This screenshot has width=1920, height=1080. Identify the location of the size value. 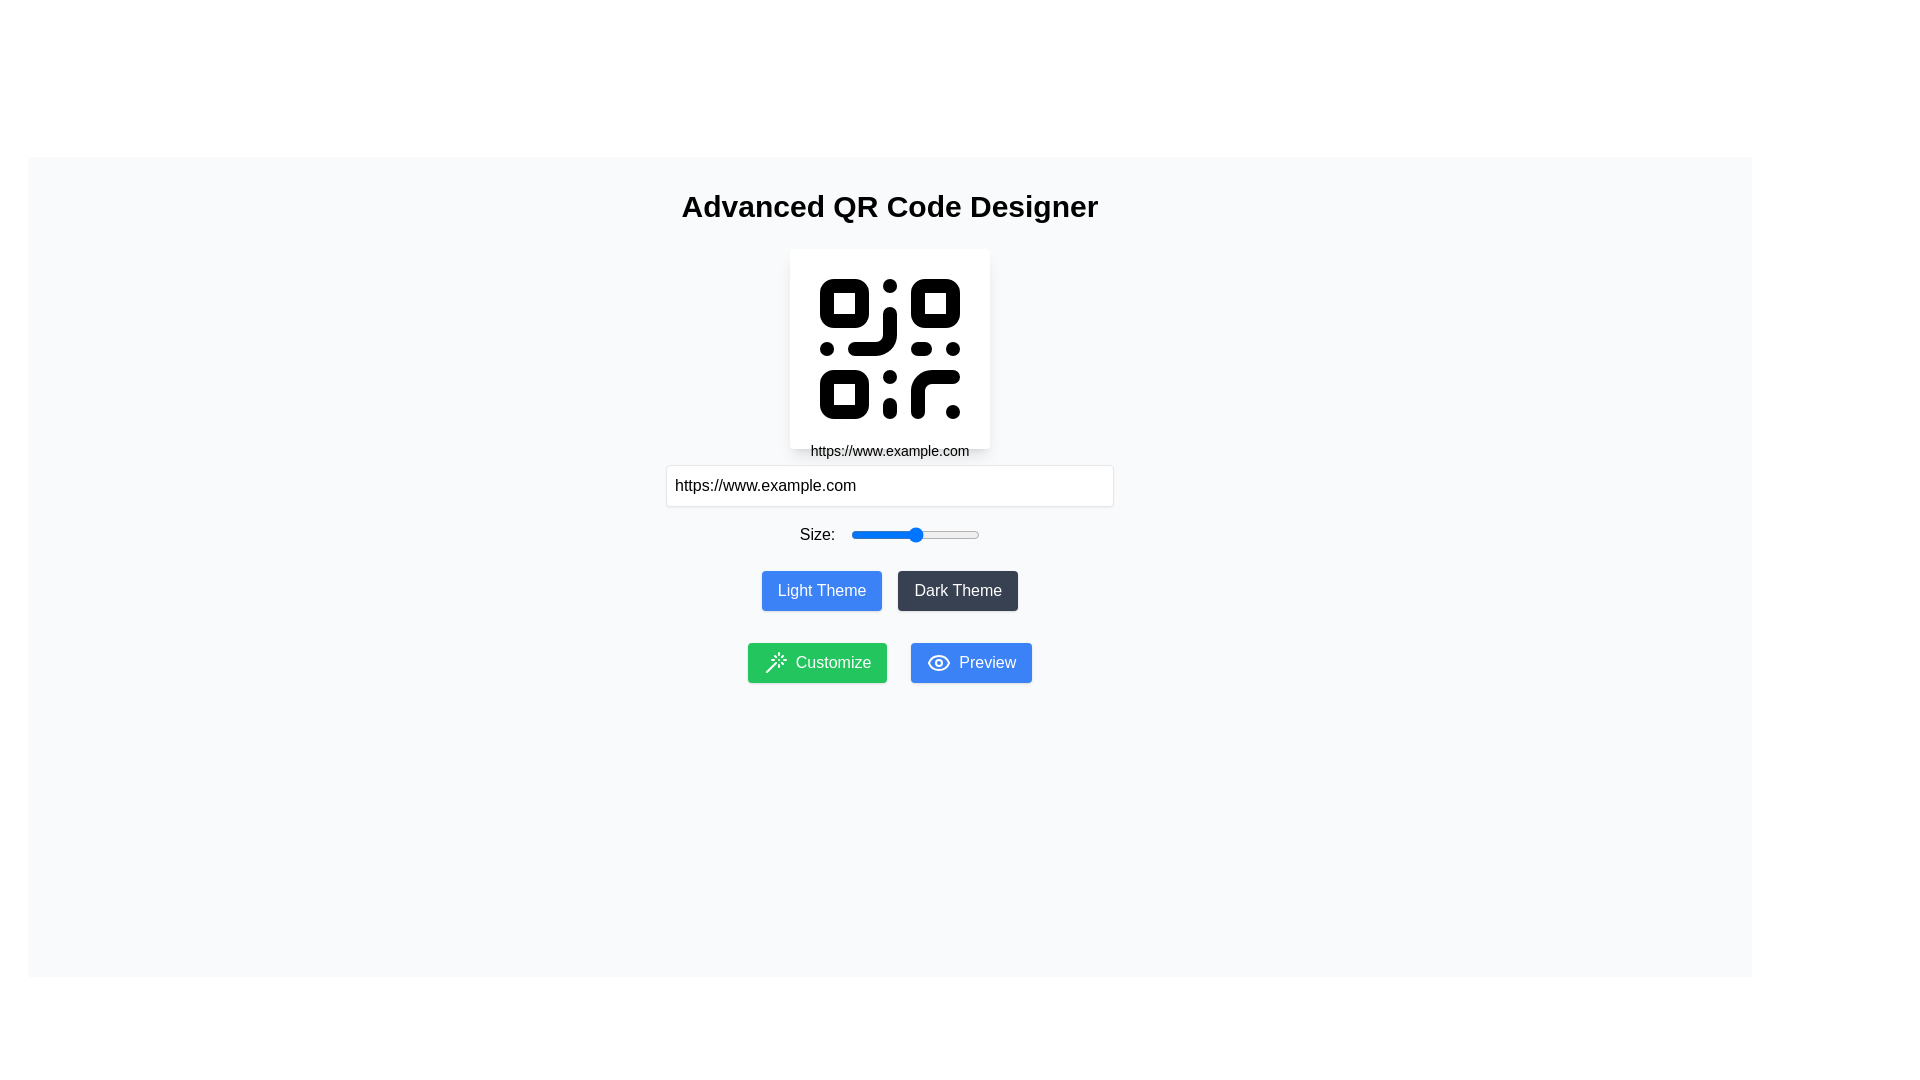
(875, 534).